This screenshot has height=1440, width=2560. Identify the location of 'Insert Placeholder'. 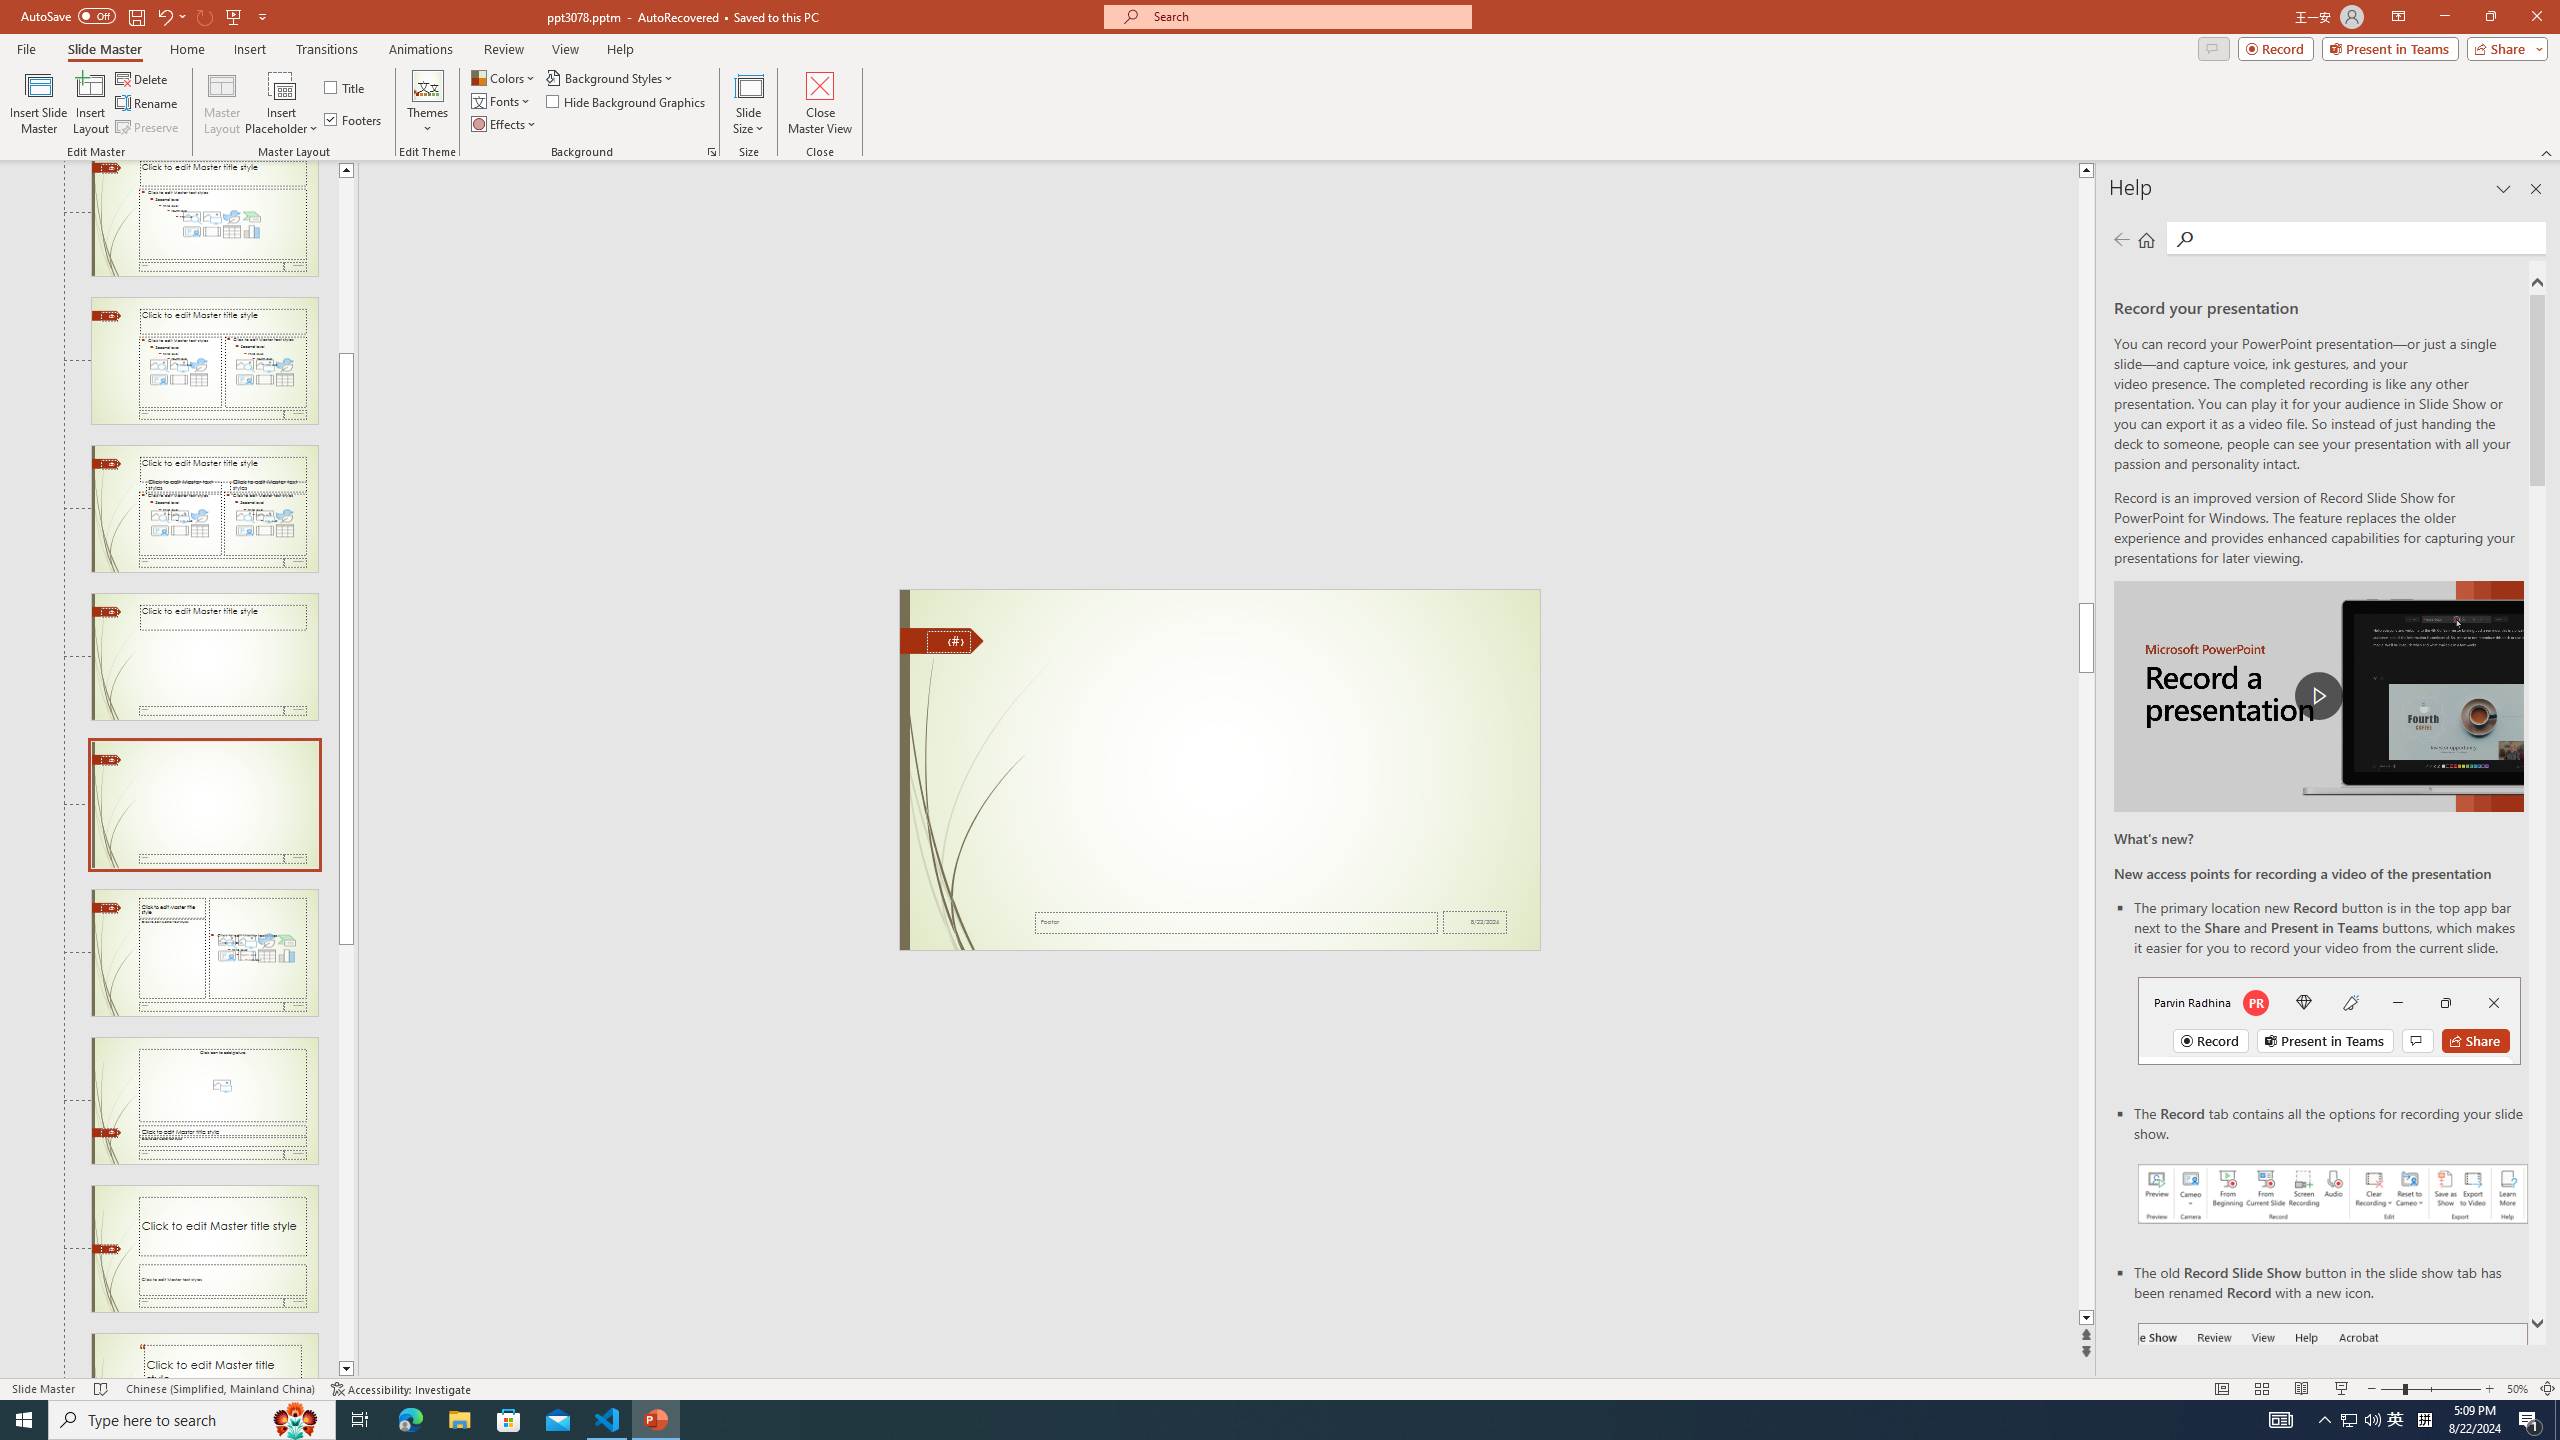
(281, 103).